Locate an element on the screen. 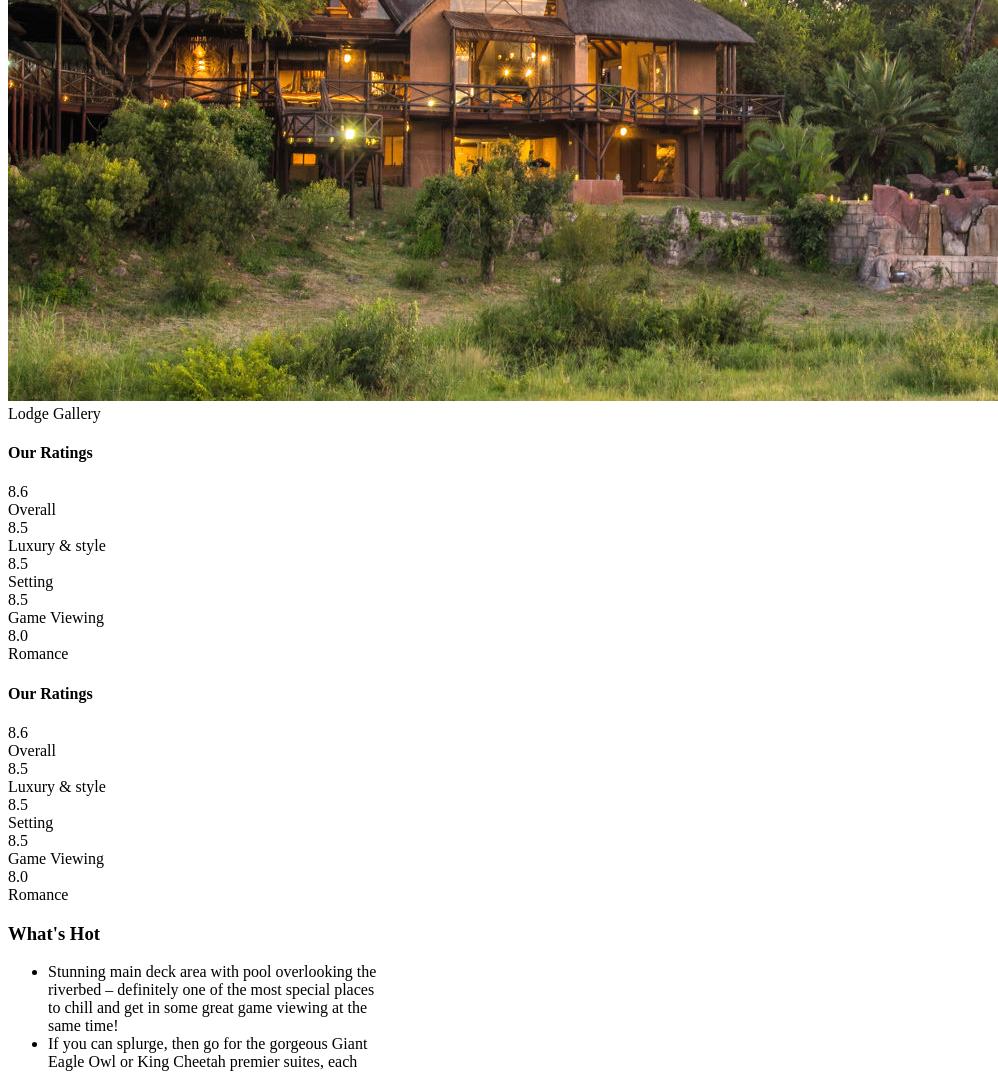 The width and height of the screenshot is (998, 1073). 'Lodge Gallery' is located at coordinates (52, 411).